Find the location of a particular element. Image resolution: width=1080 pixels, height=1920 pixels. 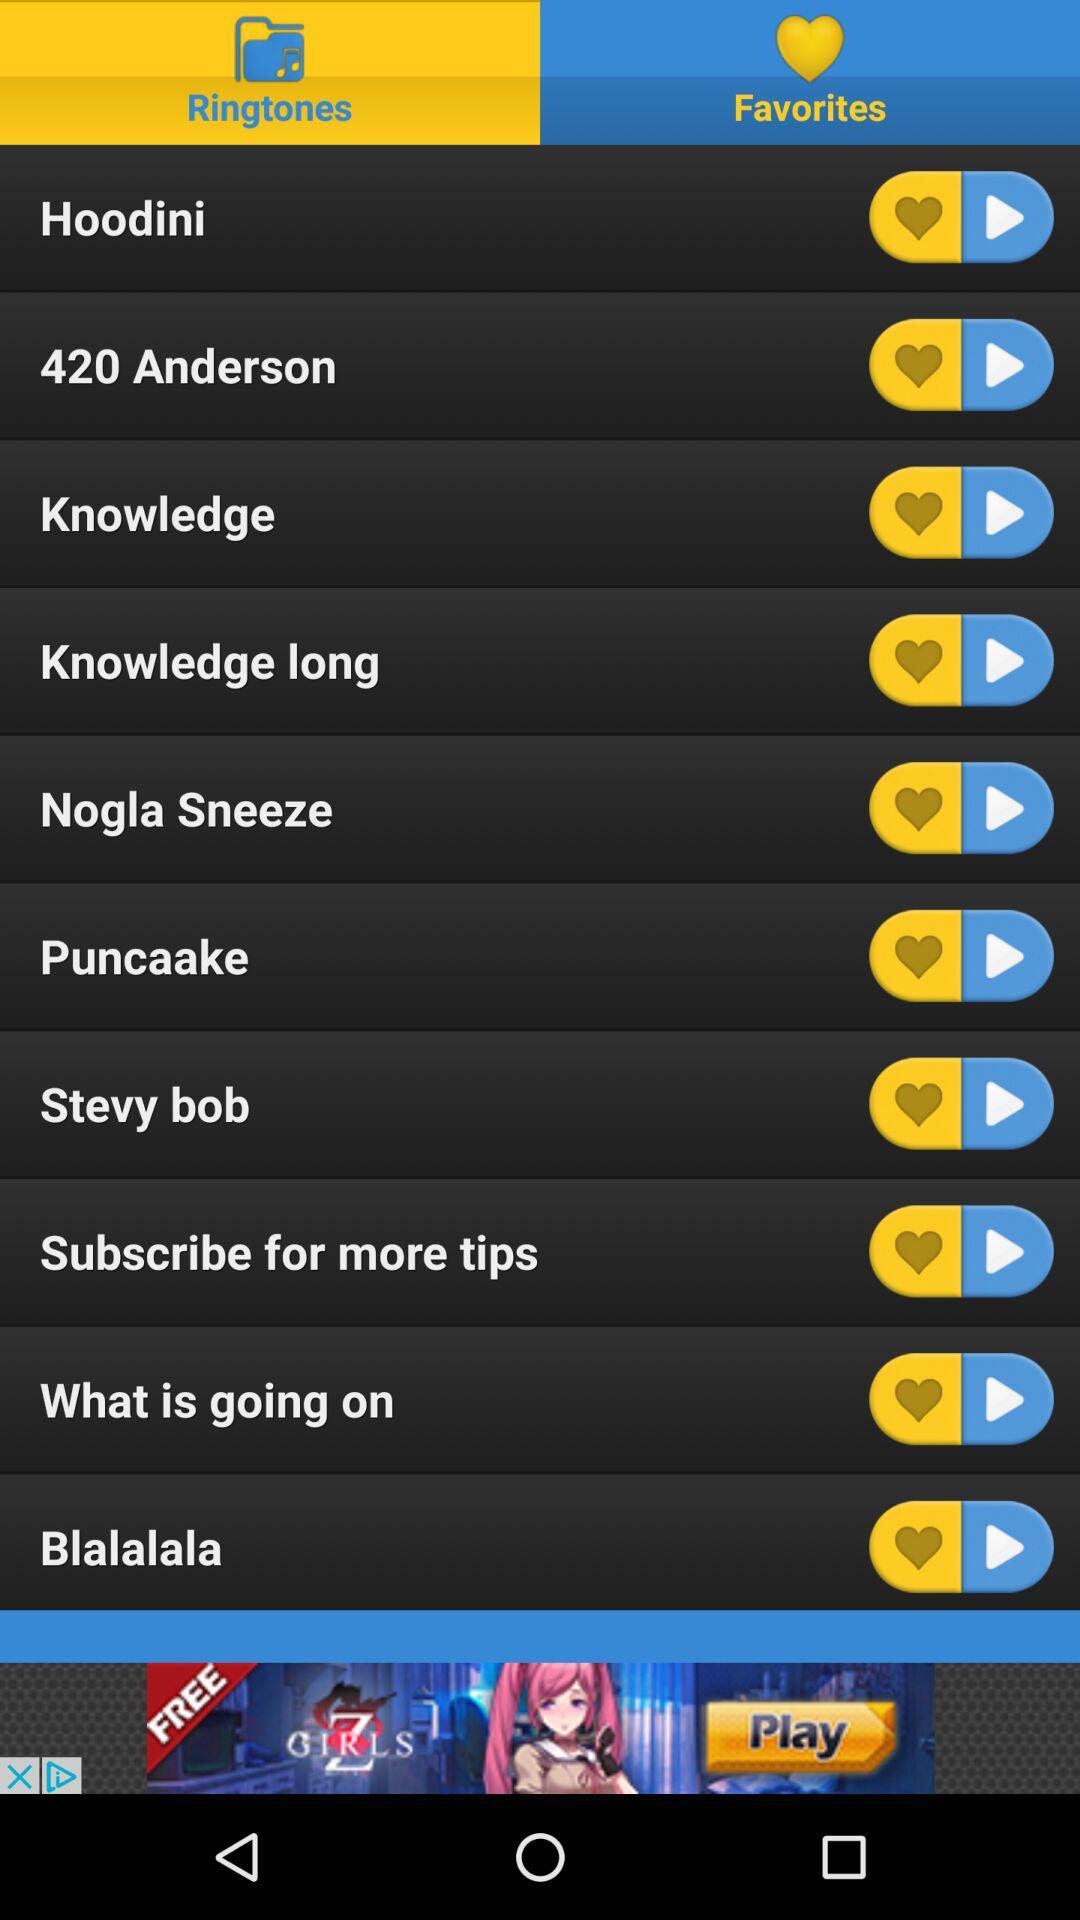

play is located at coordinates (1007, 808).